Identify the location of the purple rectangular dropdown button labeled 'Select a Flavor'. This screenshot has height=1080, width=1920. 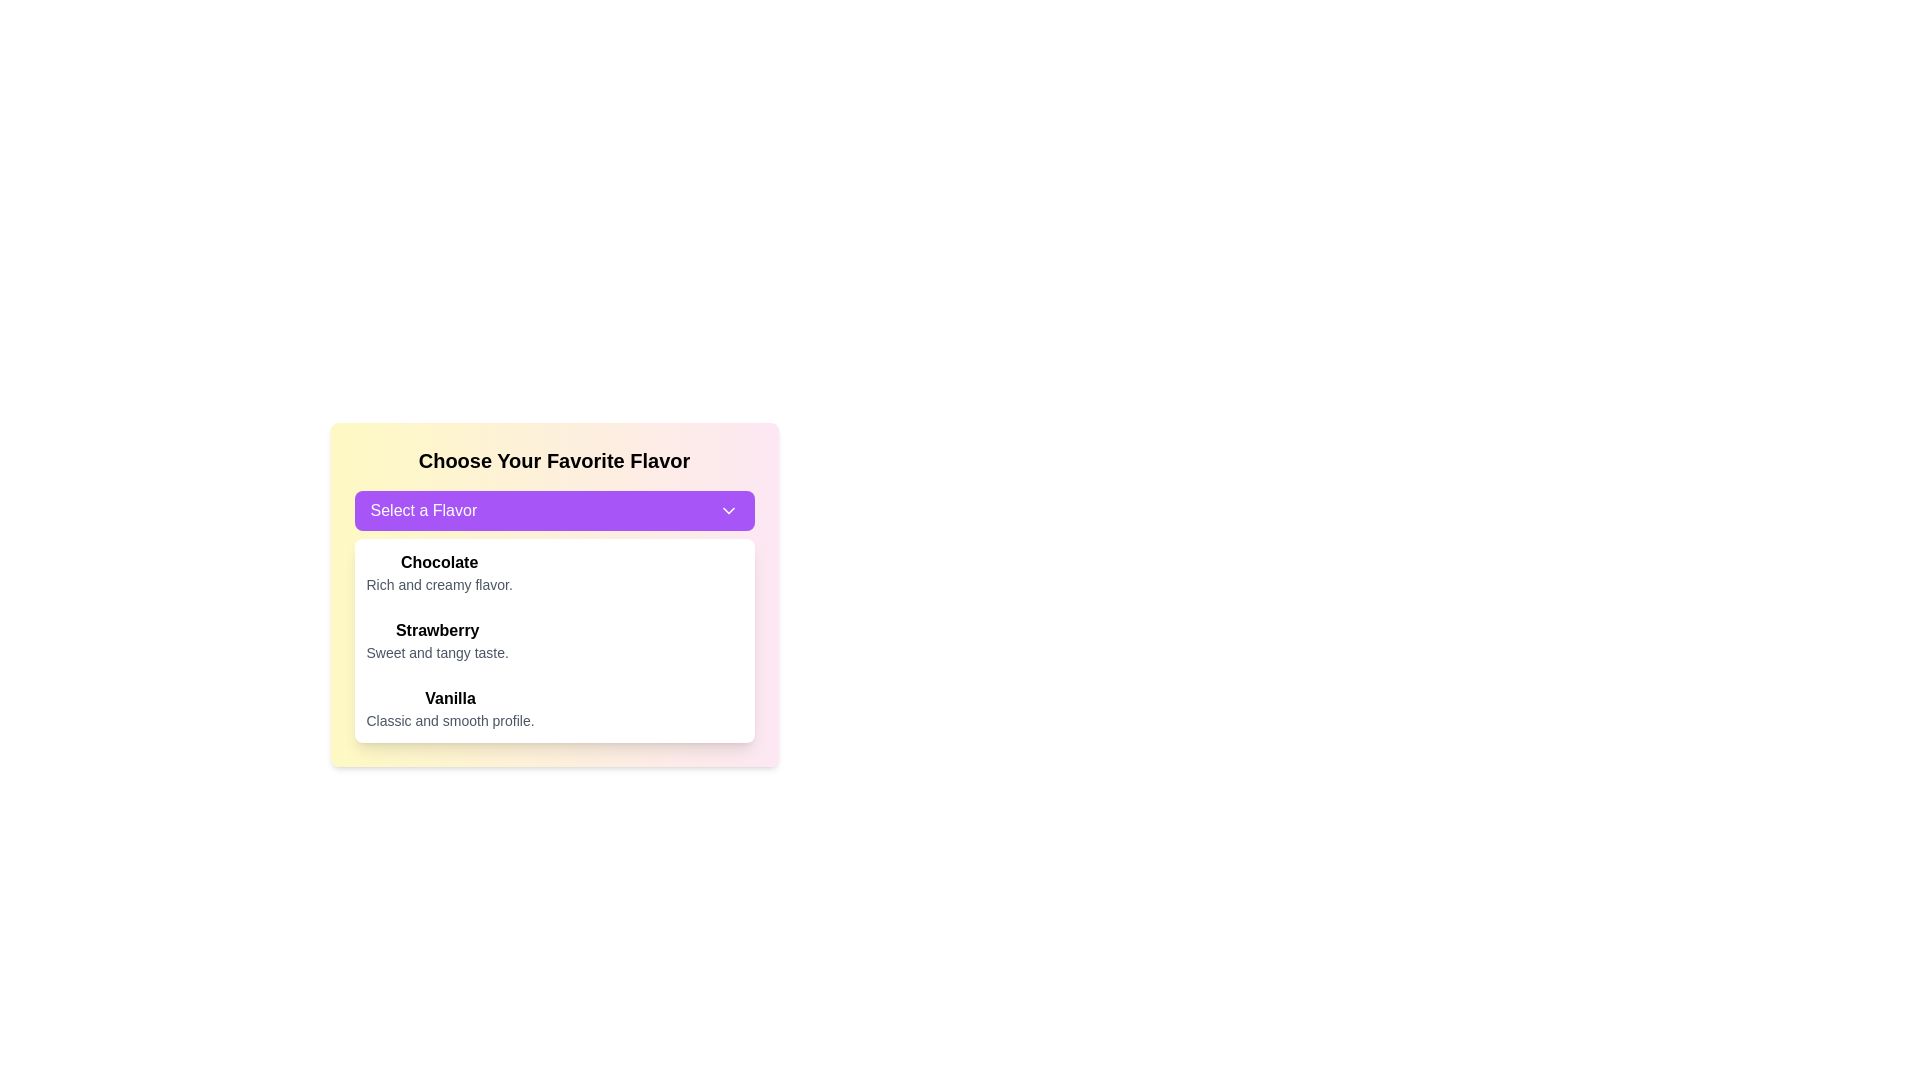
(554, 509).